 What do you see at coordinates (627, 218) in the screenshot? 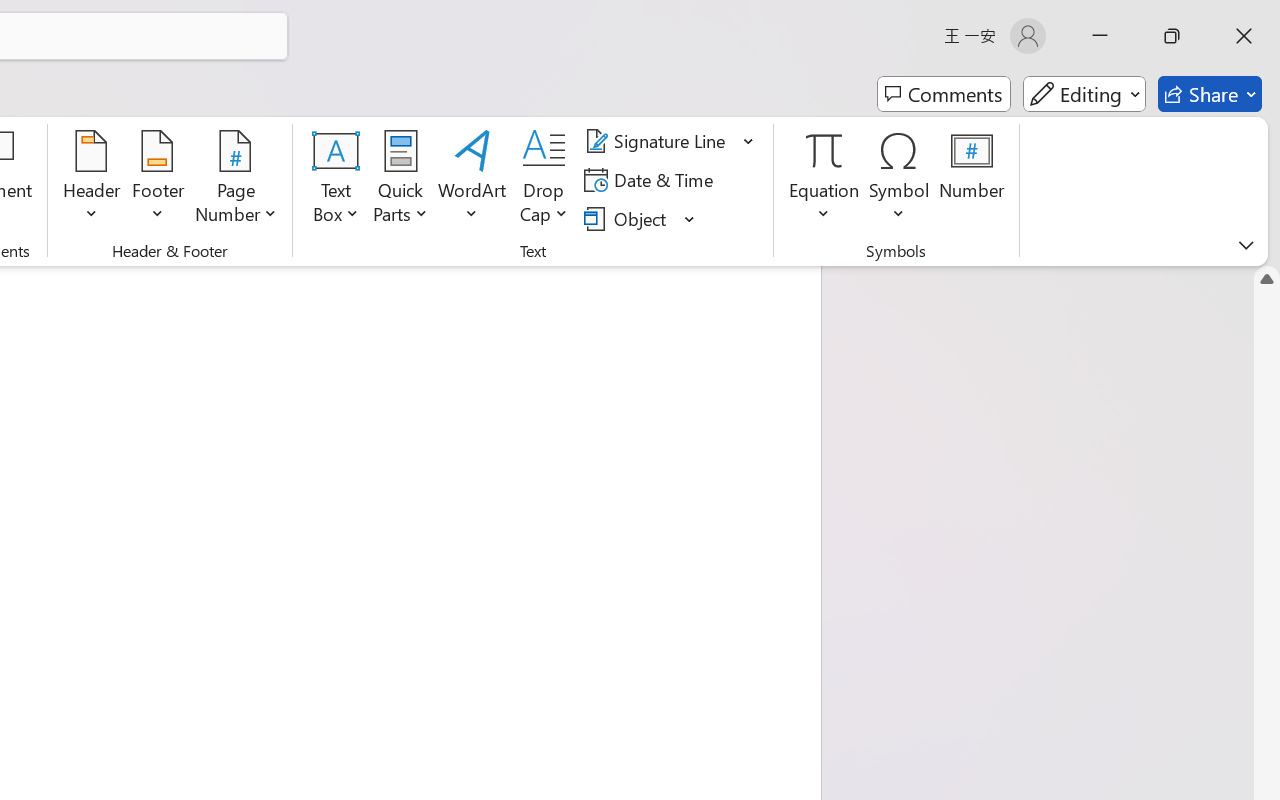
I see `'Object...'` at bounding box center [627, 218].